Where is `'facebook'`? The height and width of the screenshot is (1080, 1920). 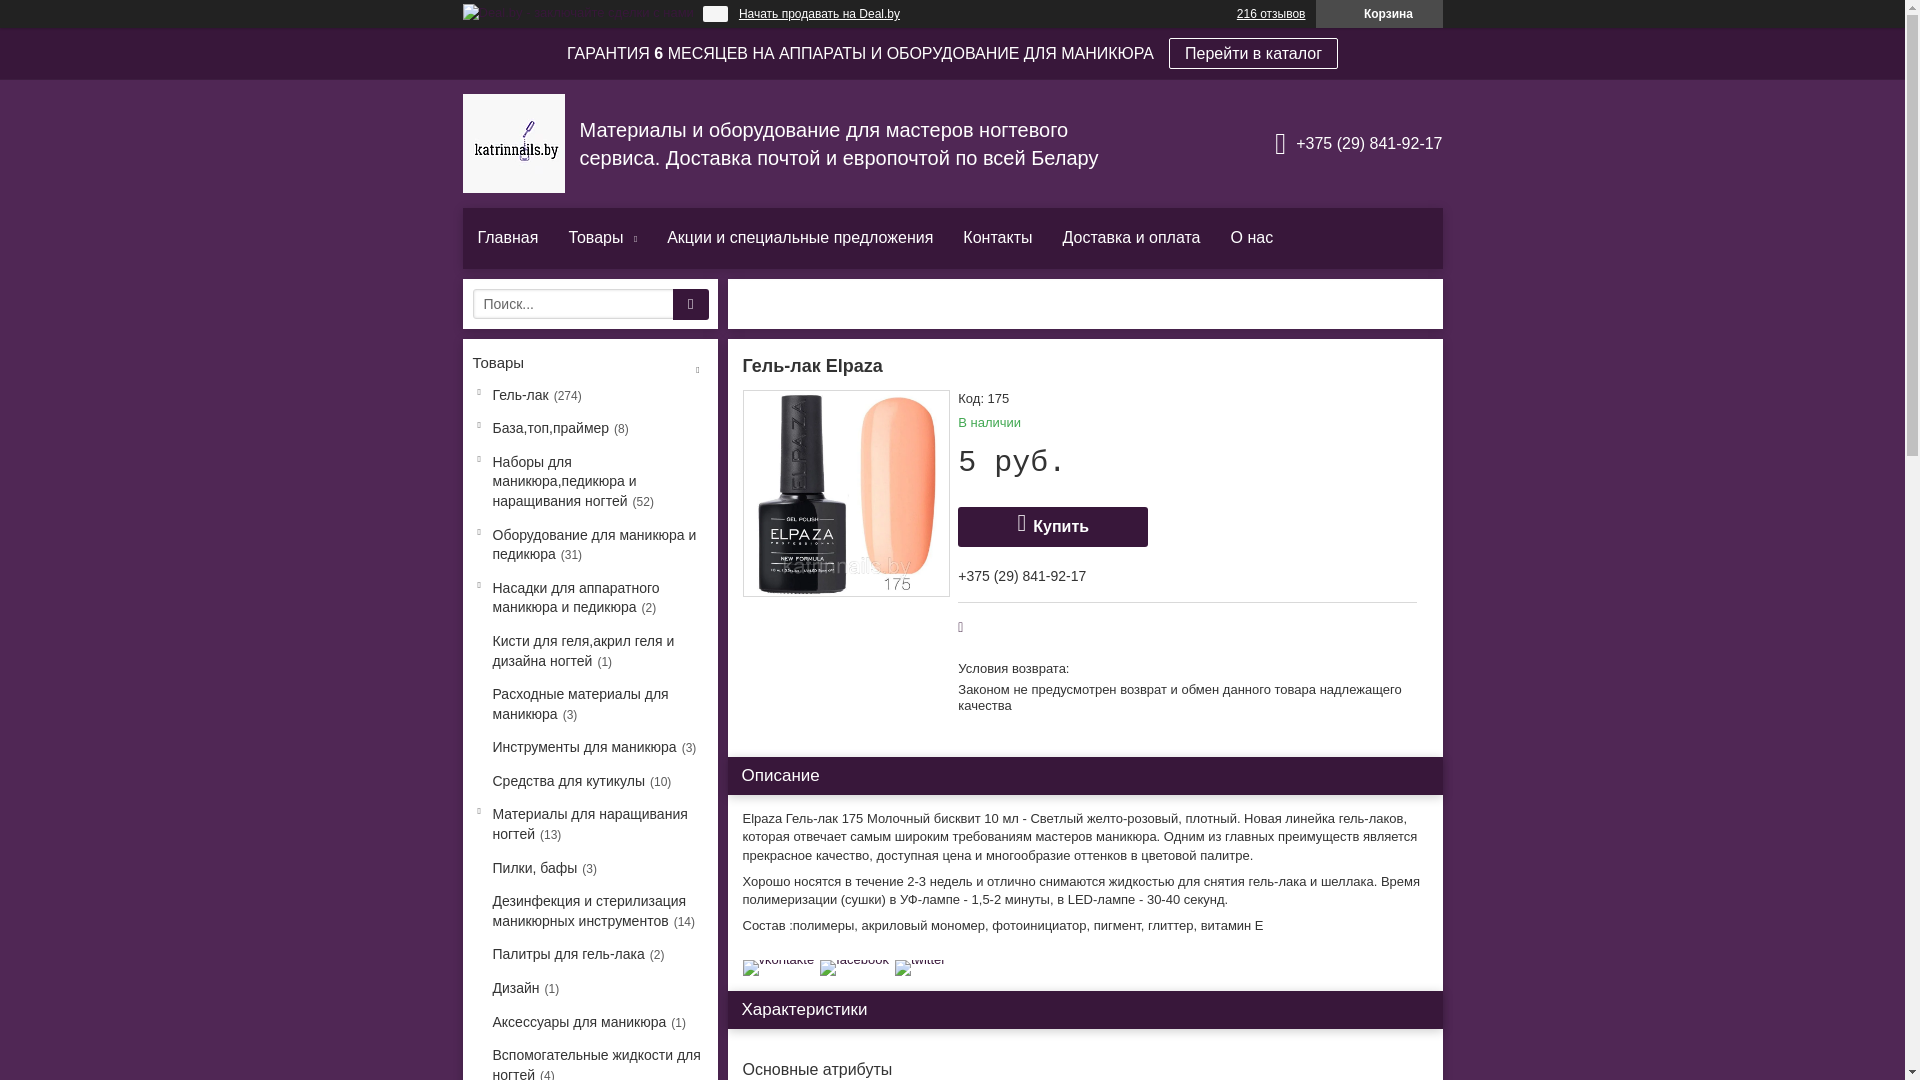
'facebook' is located at coordinates (820, 958).